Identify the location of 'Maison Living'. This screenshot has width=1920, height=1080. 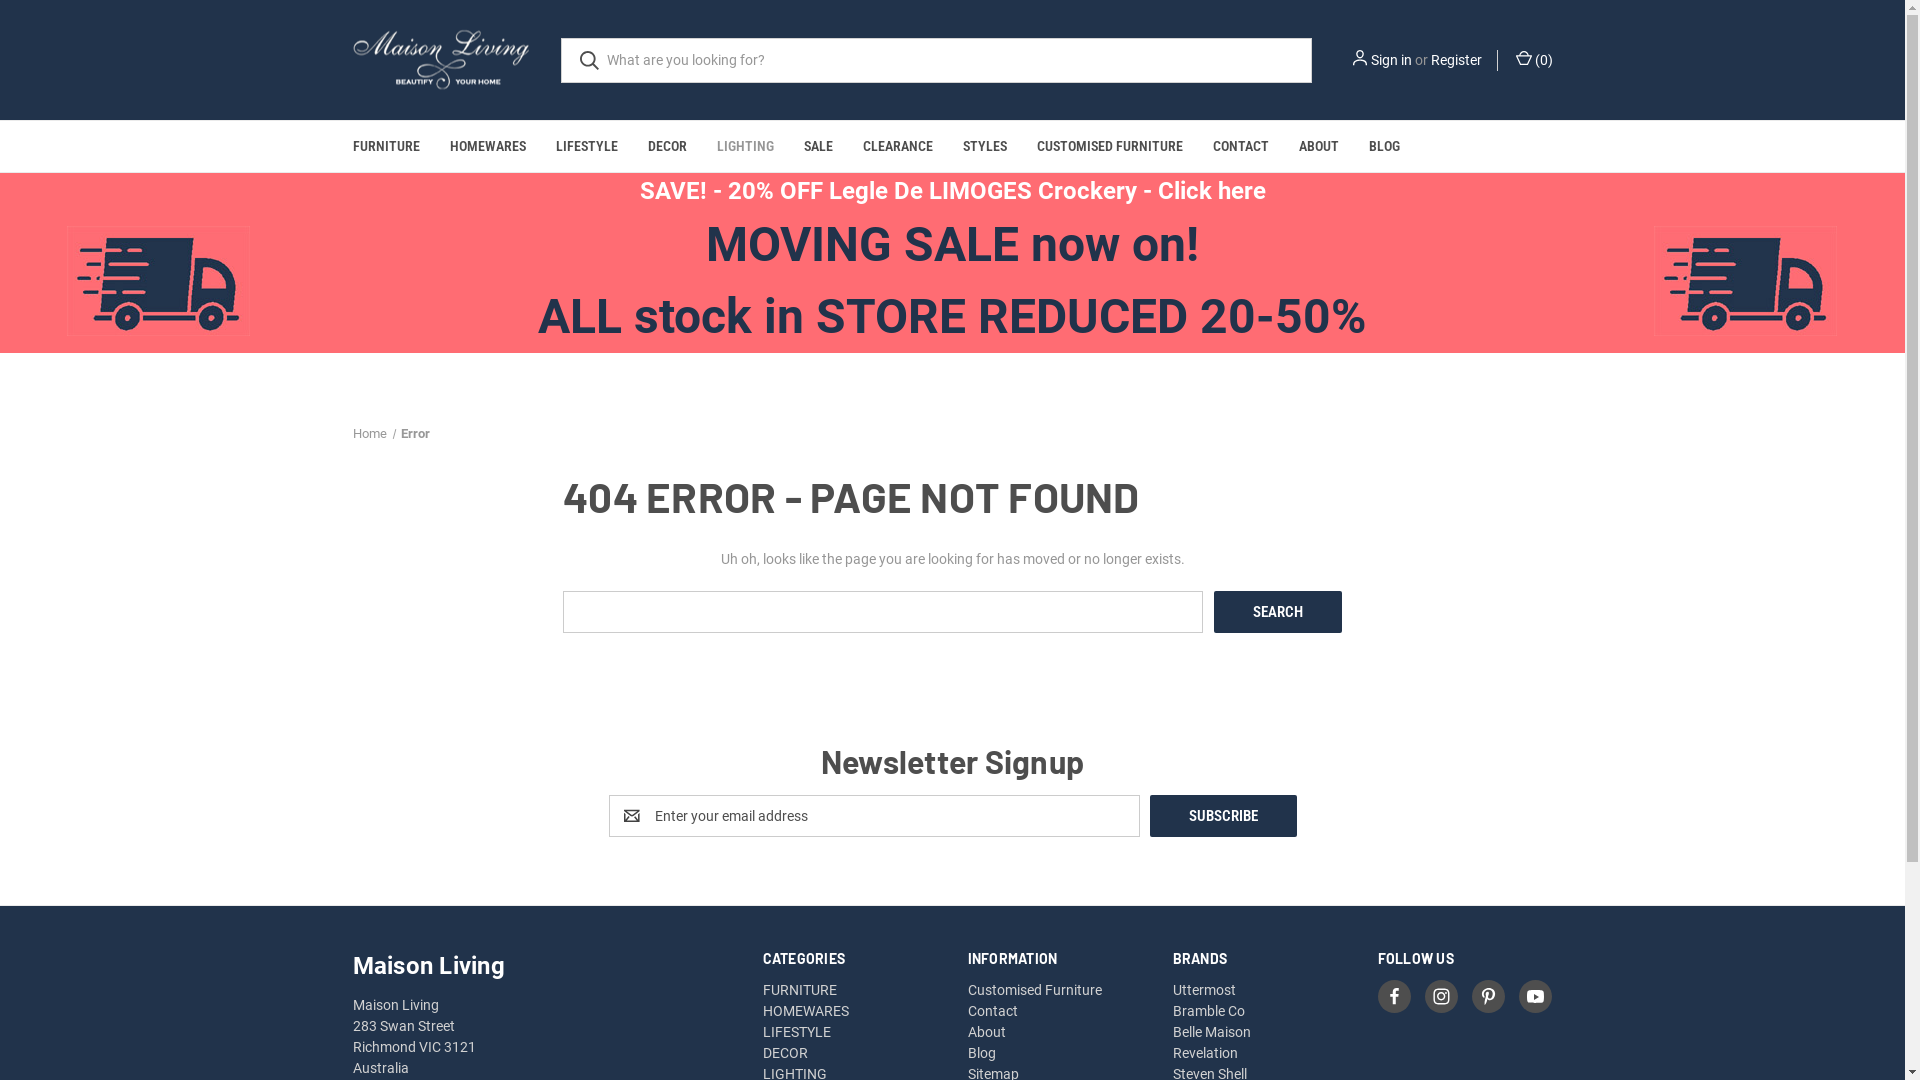
(440, 59).